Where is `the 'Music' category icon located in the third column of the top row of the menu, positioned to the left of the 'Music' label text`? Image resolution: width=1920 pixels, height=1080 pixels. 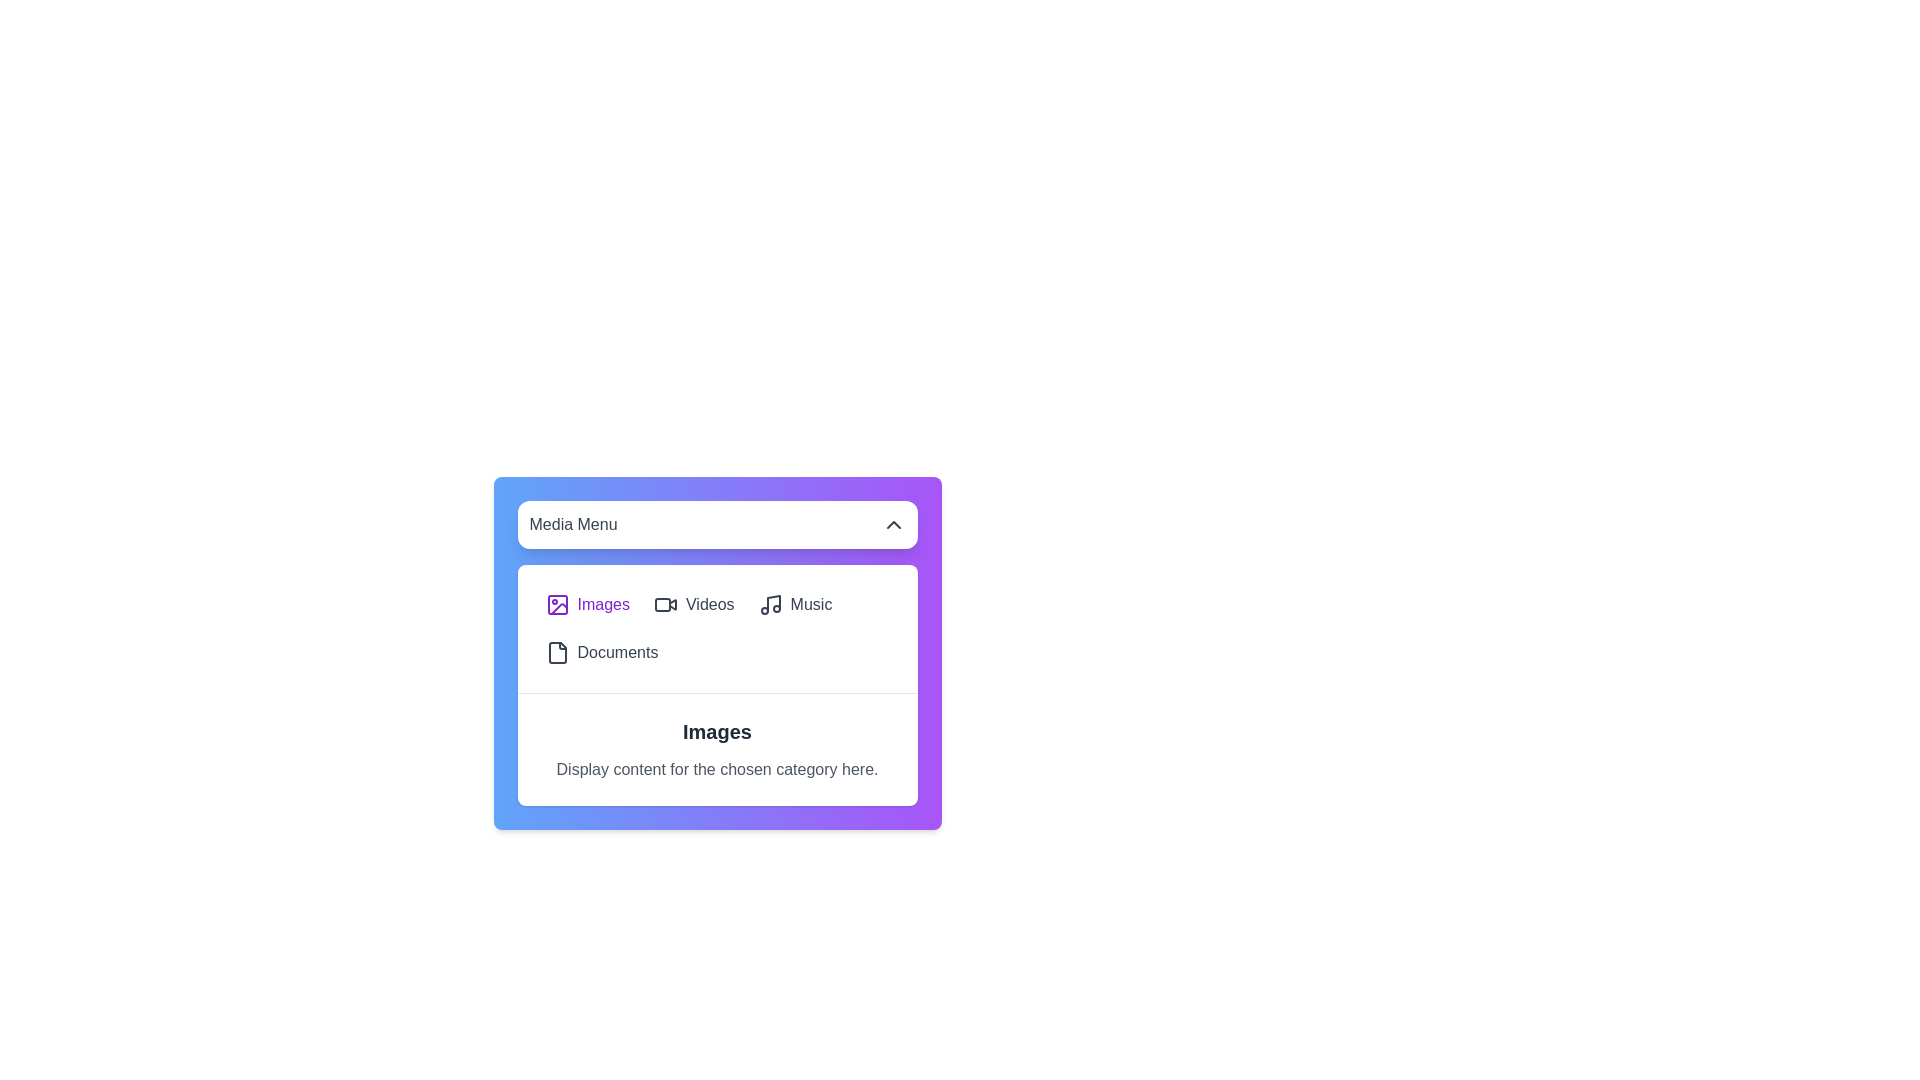 the 'Music' category icon located in the third column of the top row of the menu, positioned to the left of the 'Music' label text is located at coordinates (769, 604).